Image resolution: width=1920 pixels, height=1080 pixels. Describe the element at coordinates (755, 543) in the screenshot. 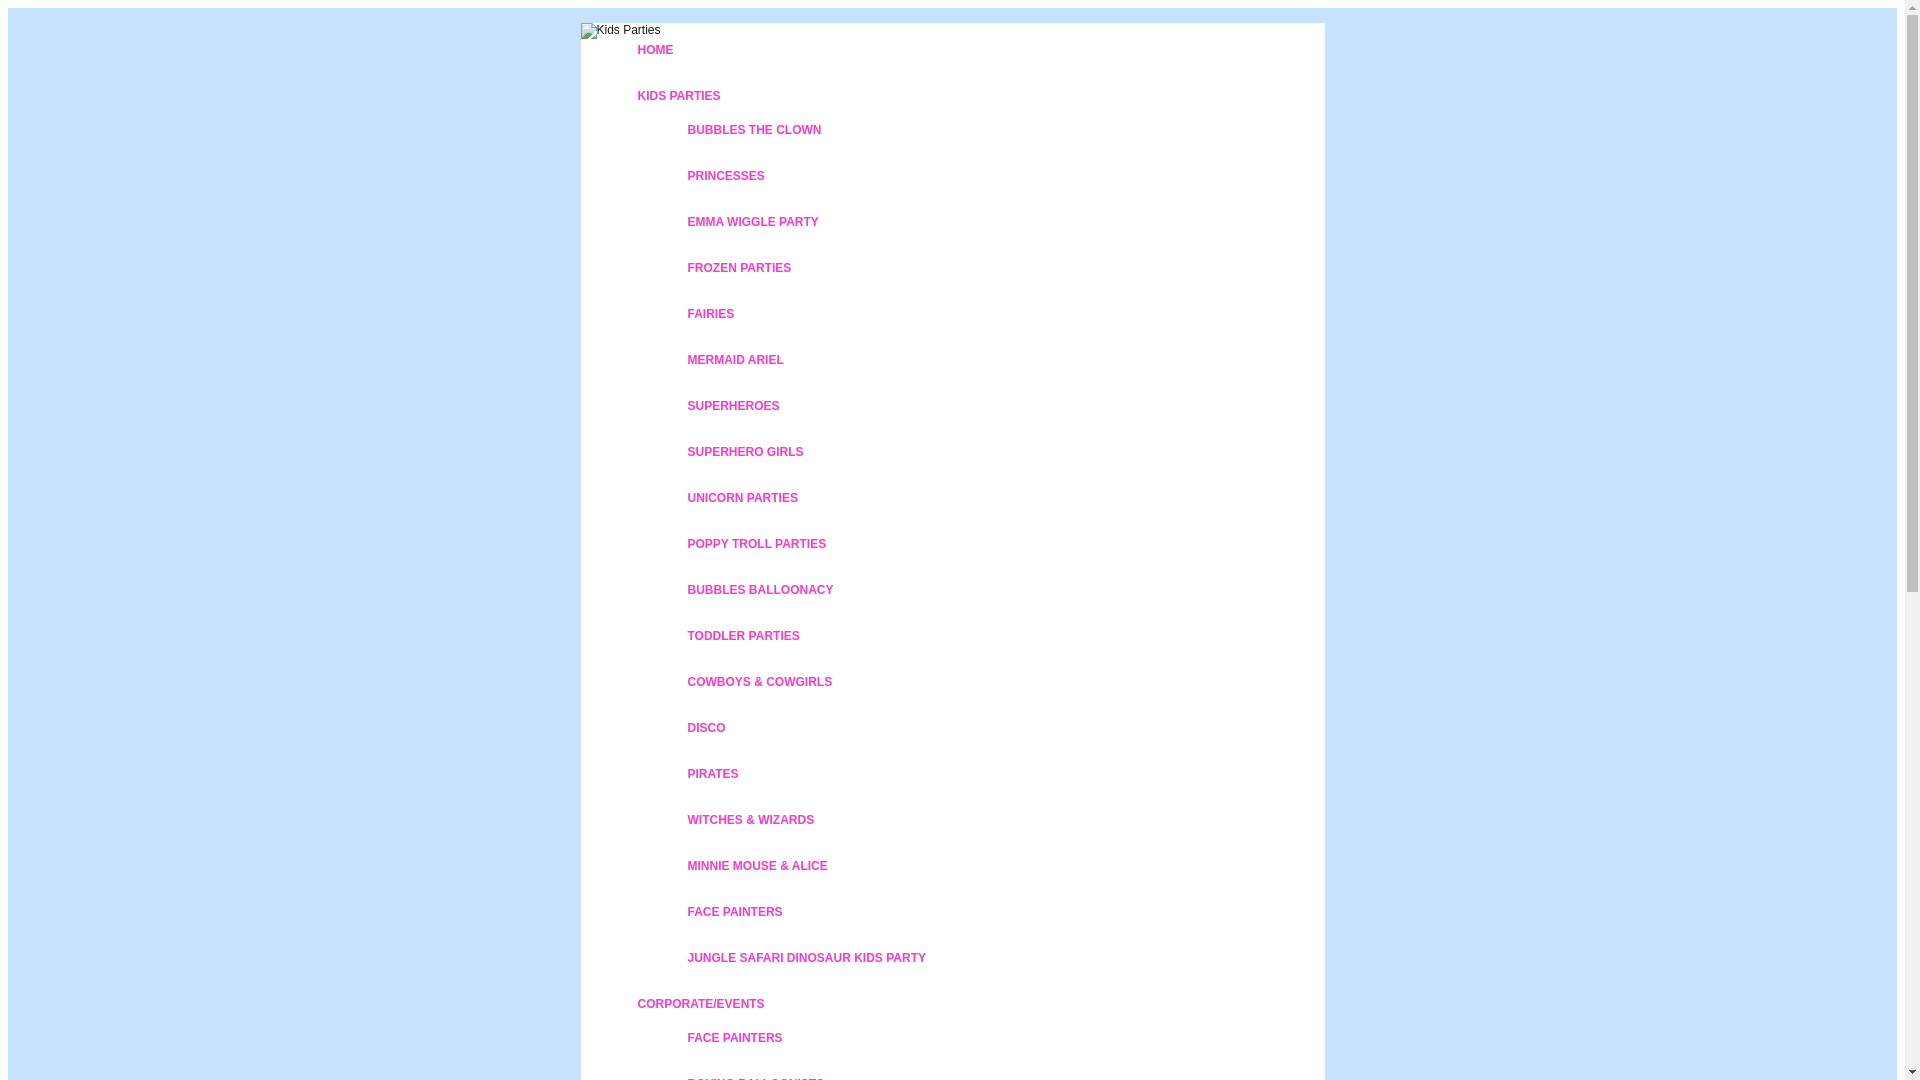

I see `'POPPY TROLL PARTIES'` at that location.